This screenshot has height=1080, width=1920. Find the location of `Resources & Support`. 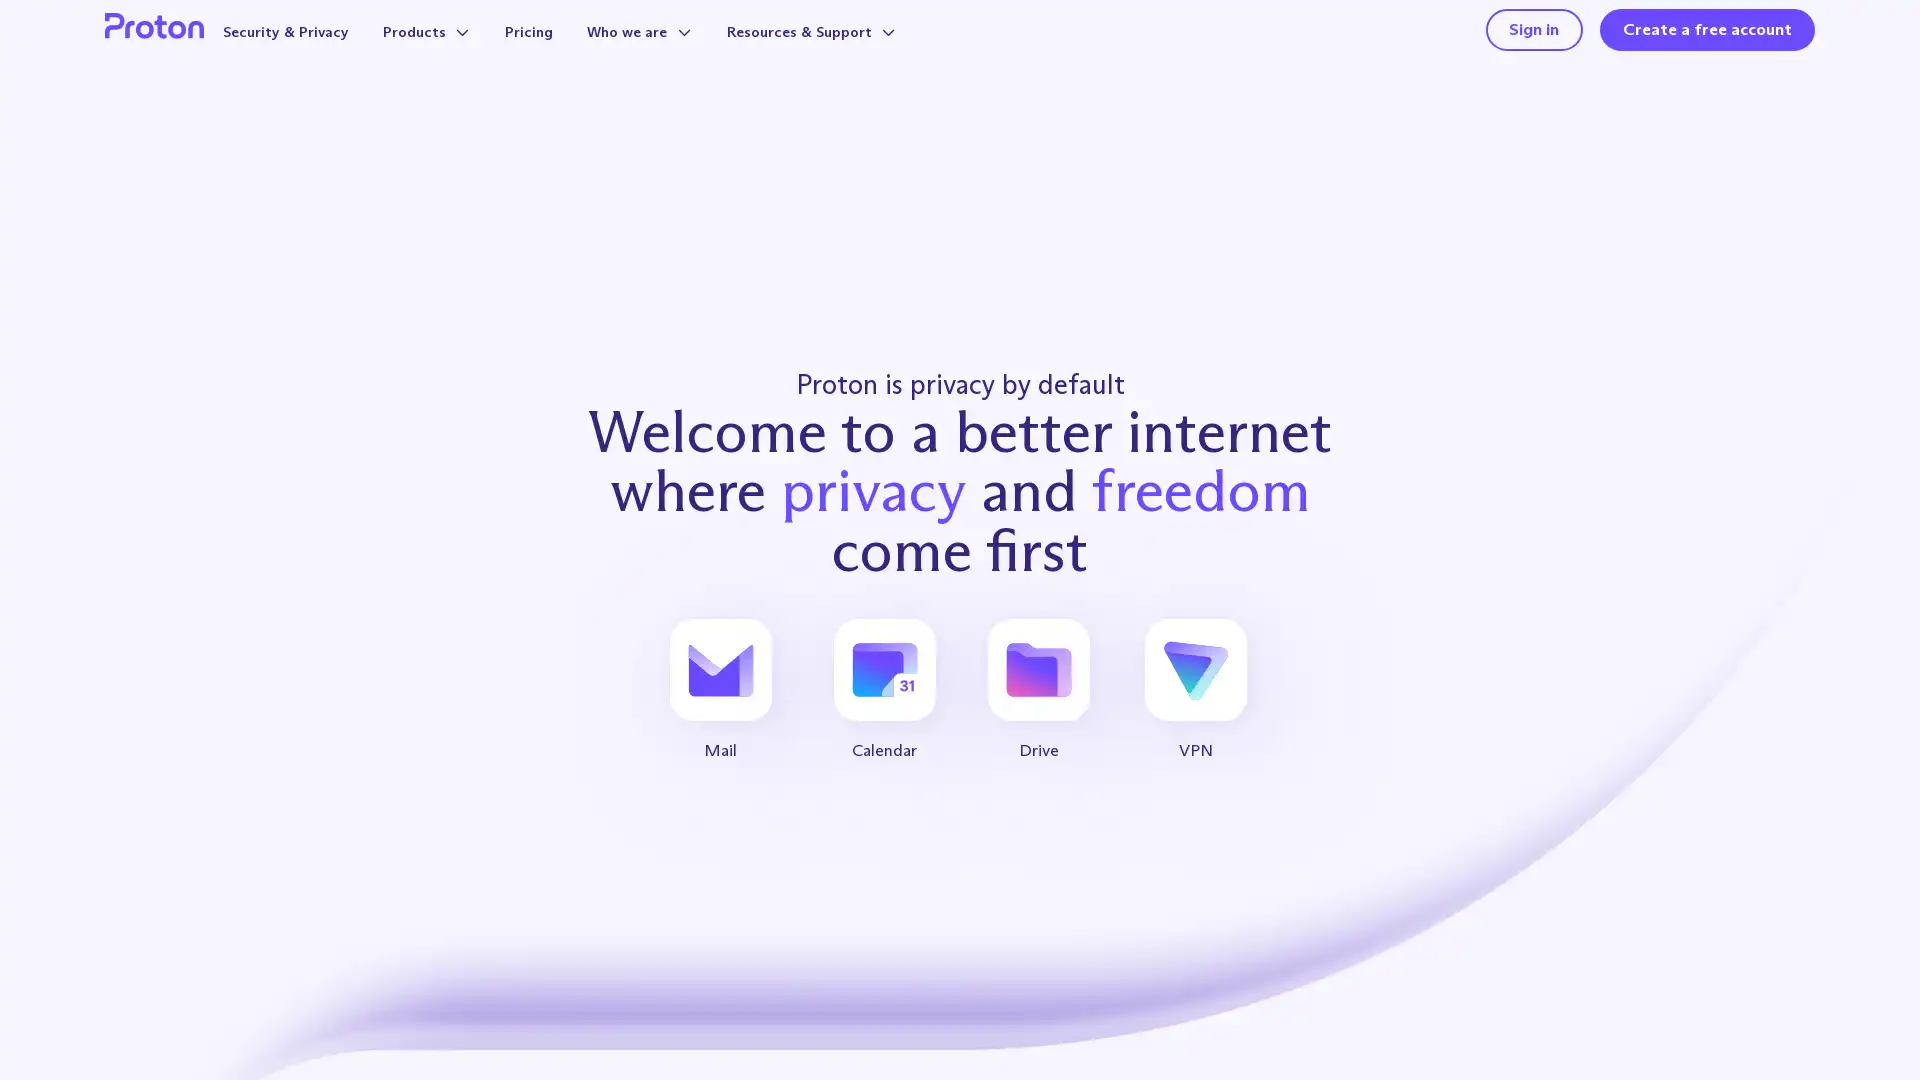

Resources & Support is located at coordinates (864, 51).